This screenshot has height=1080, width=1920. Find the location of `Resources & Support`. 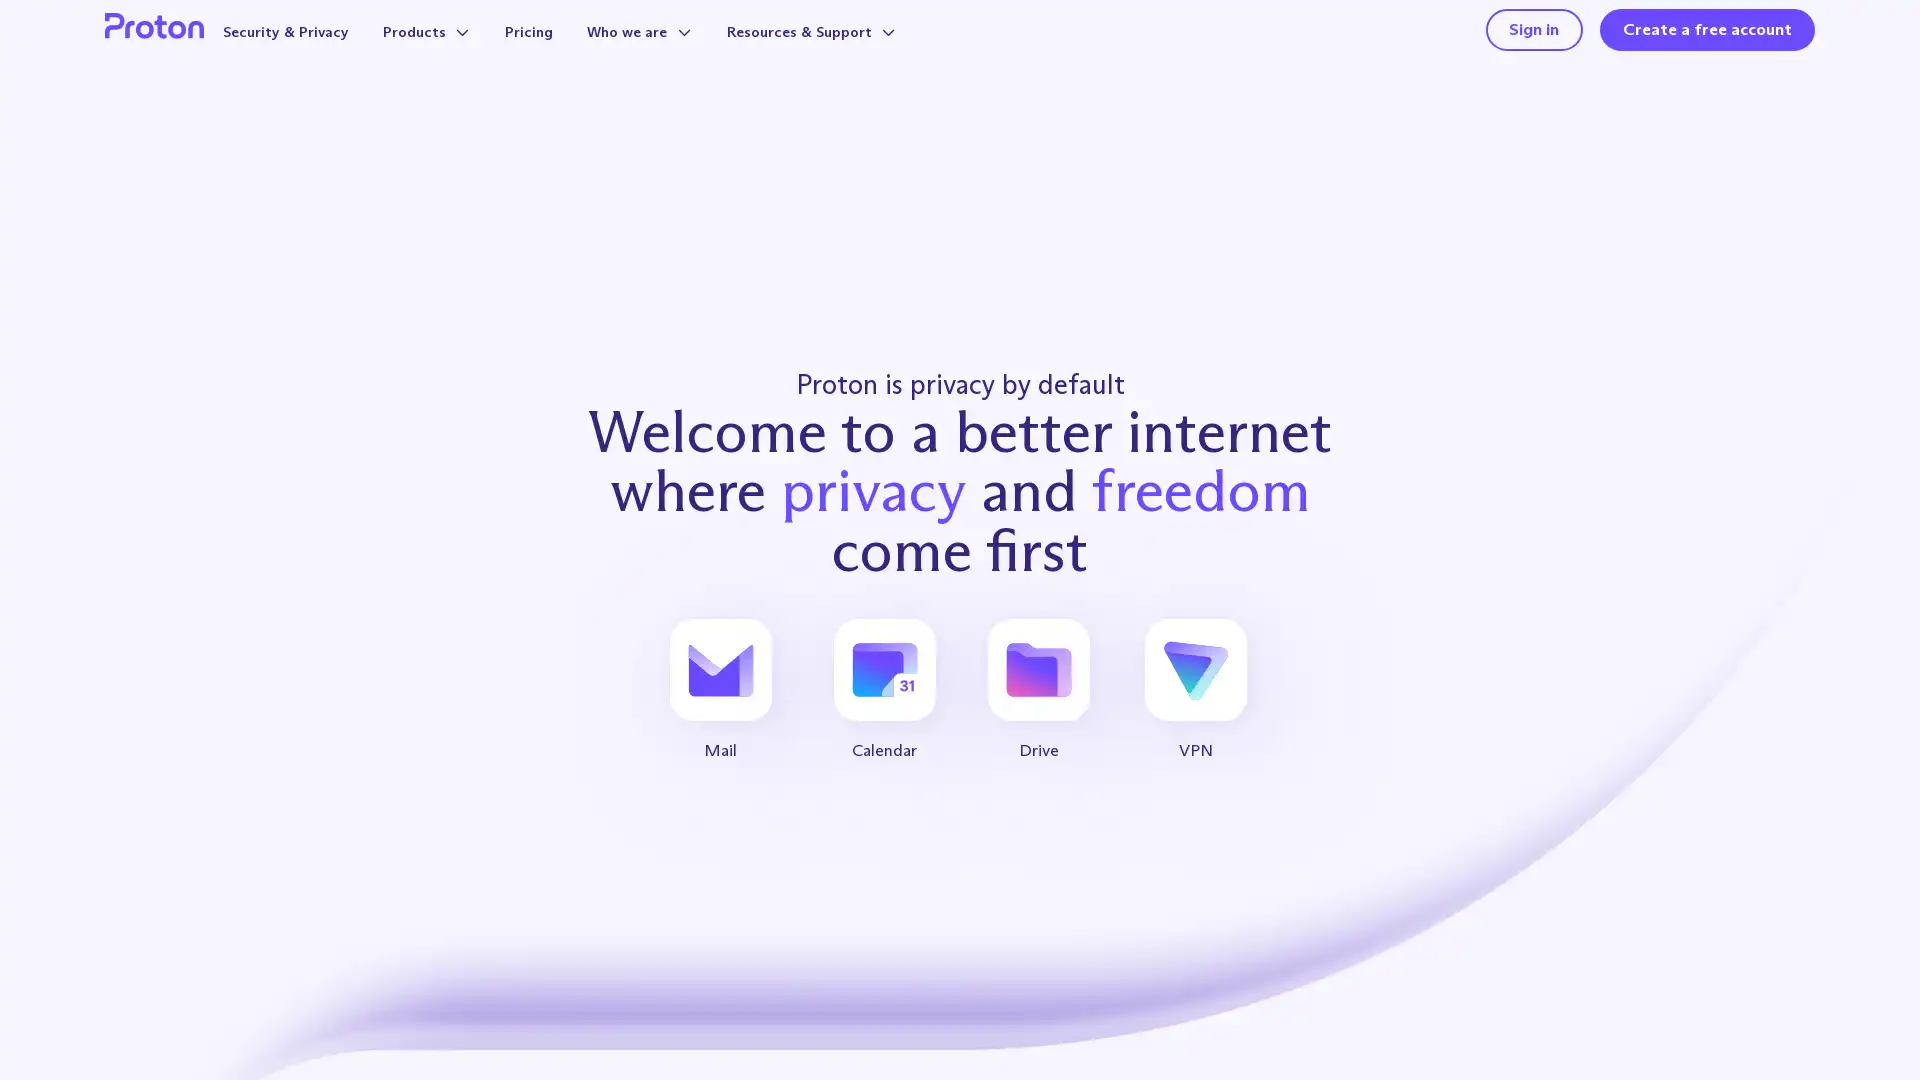

Resources & Support is located at coordinates (864, 51).